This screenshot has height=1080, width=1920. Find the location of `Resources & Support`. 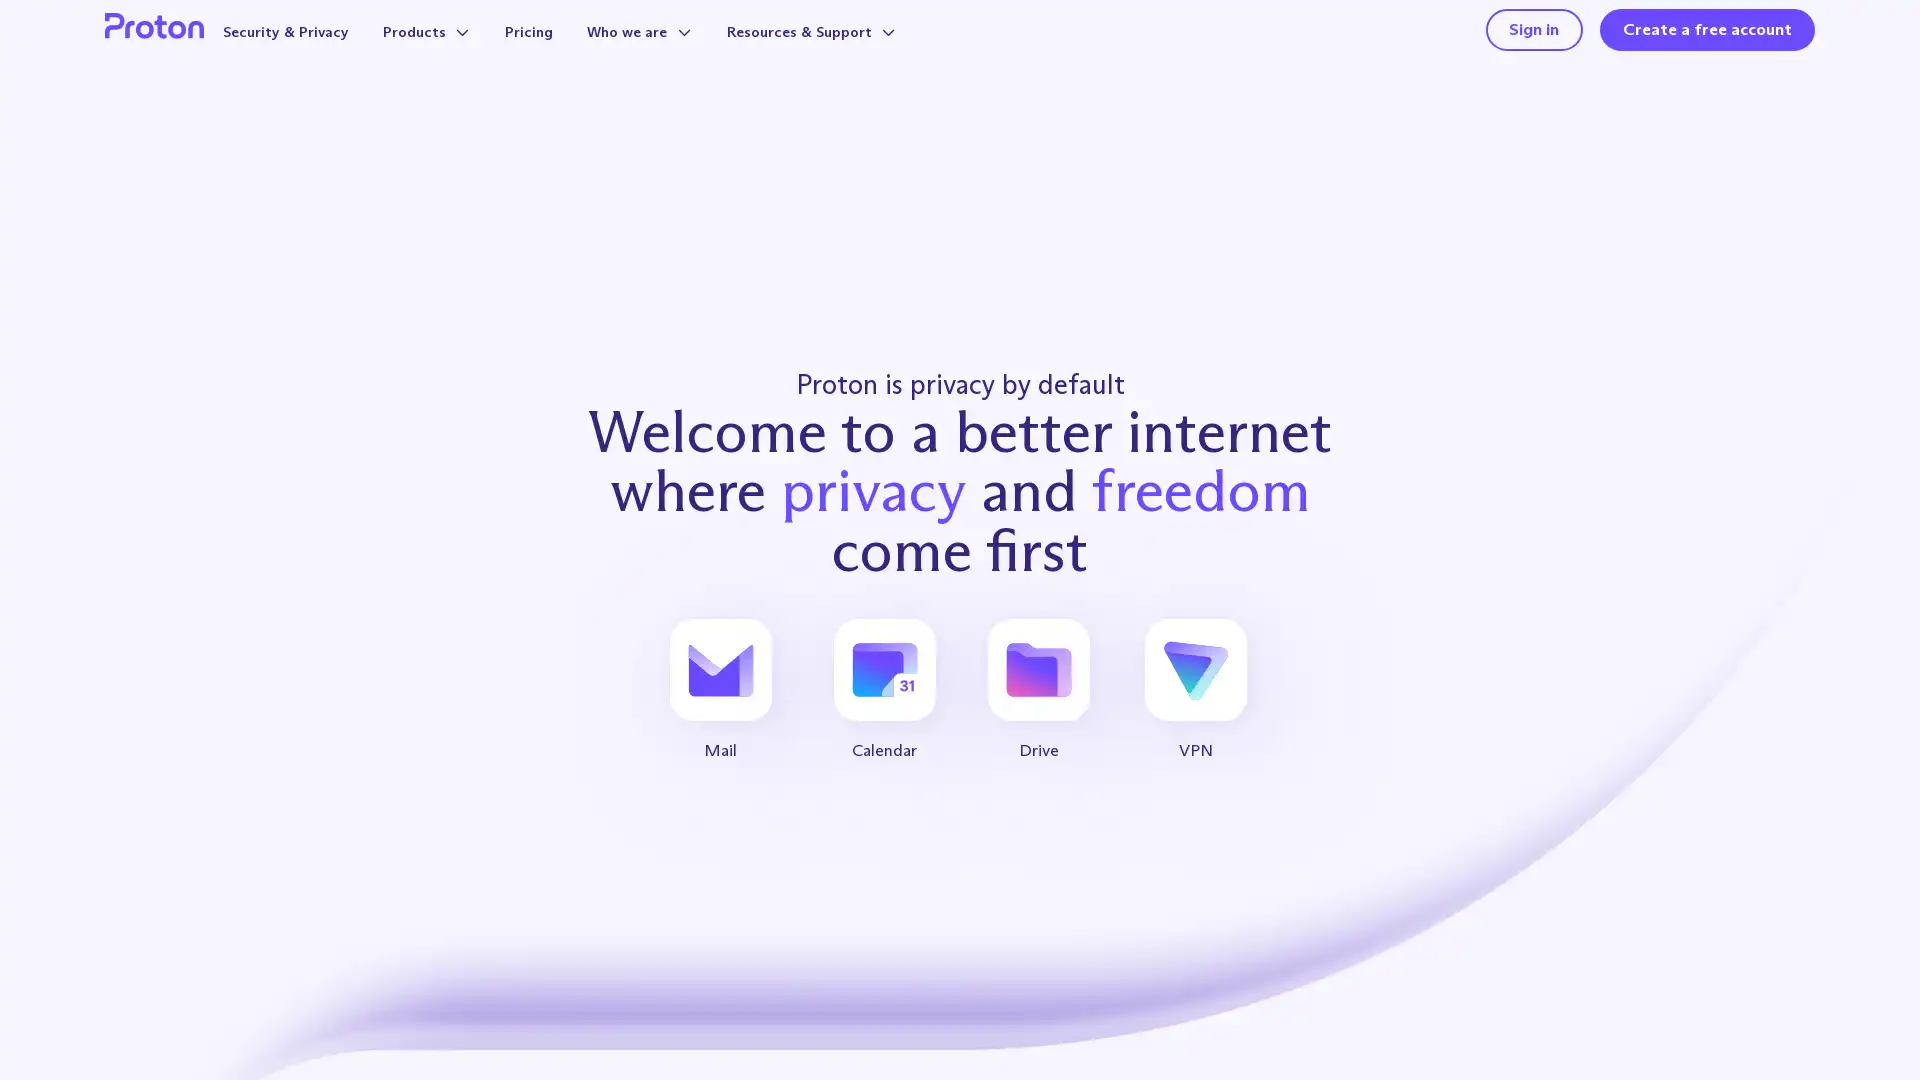

Resources & Support is located at coordinates (864, 51).